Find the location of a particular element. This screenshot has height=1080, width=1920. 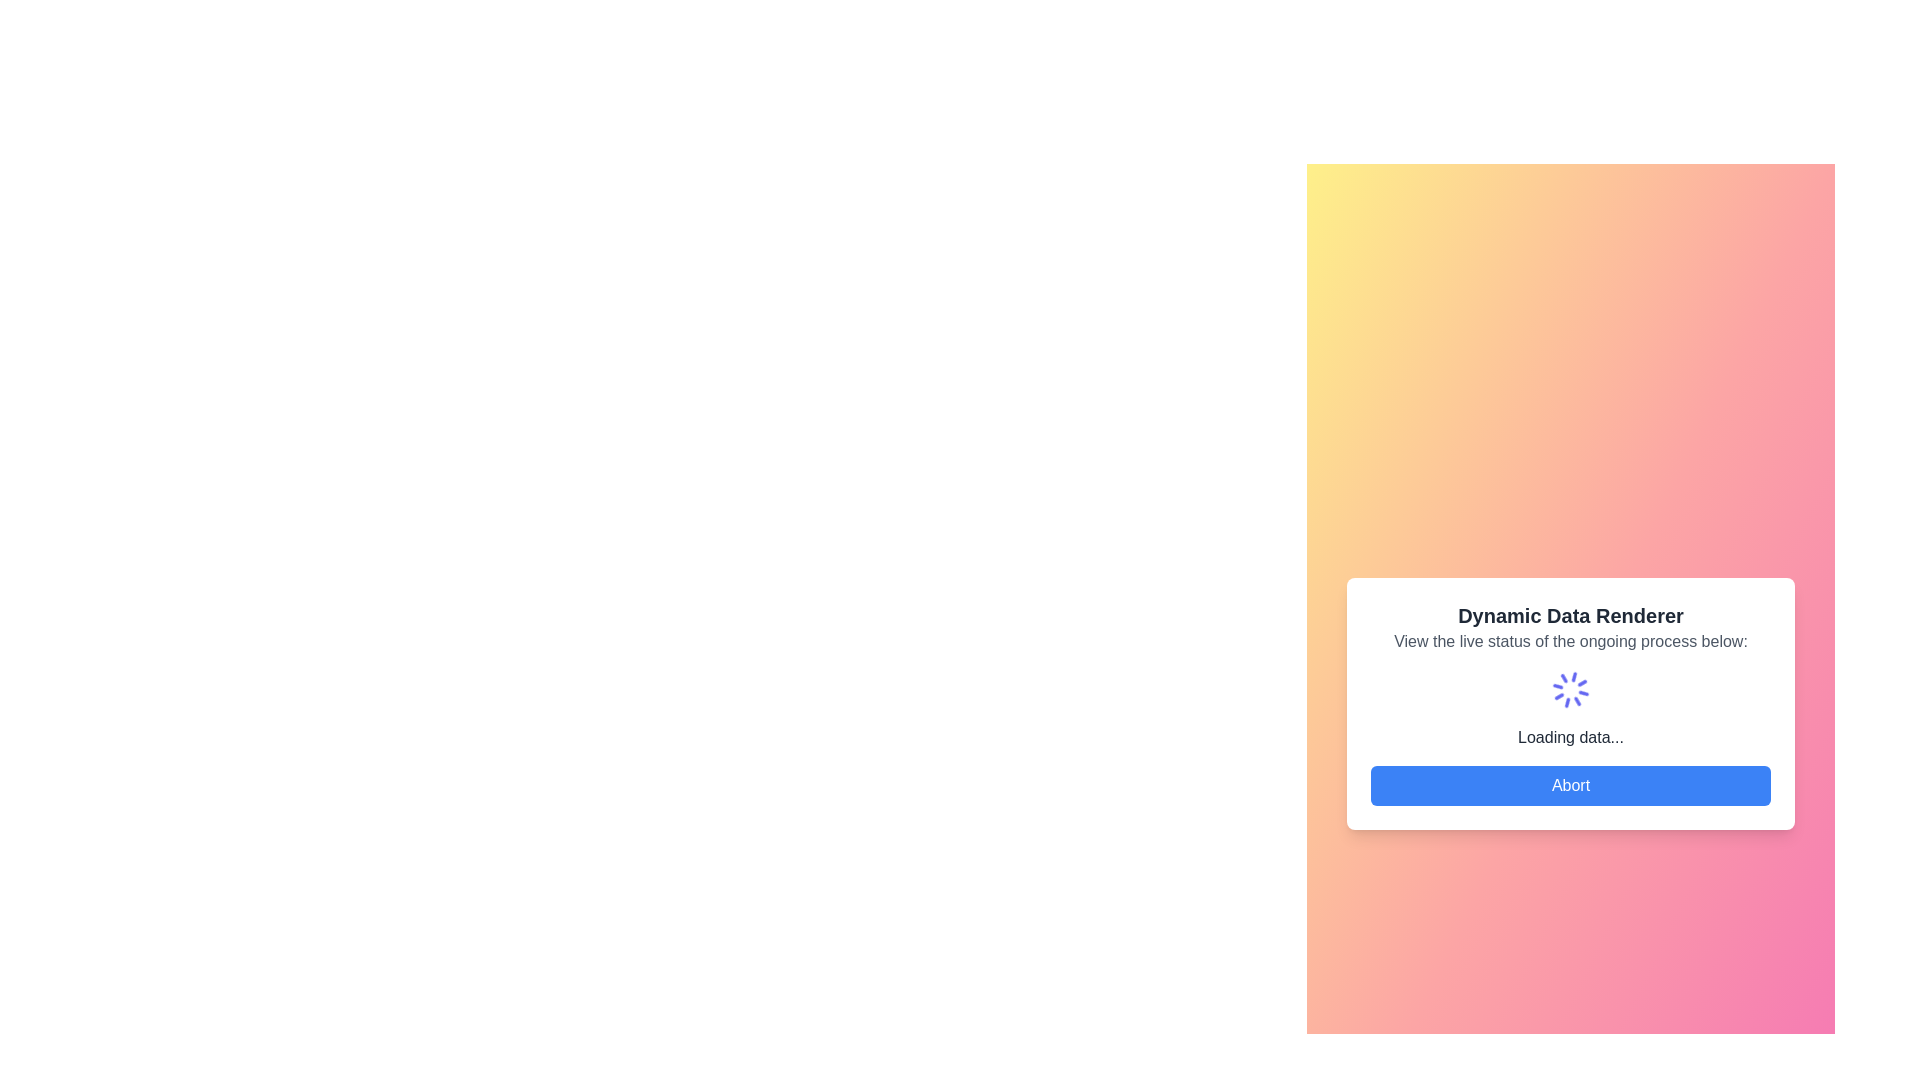

the loading animation of the loading indicator located in the second section of the panel titled 'Dynamic Data Renderer', positioned between the descriptive text and the 'Abort' button is located at coordinates (1569, 708).